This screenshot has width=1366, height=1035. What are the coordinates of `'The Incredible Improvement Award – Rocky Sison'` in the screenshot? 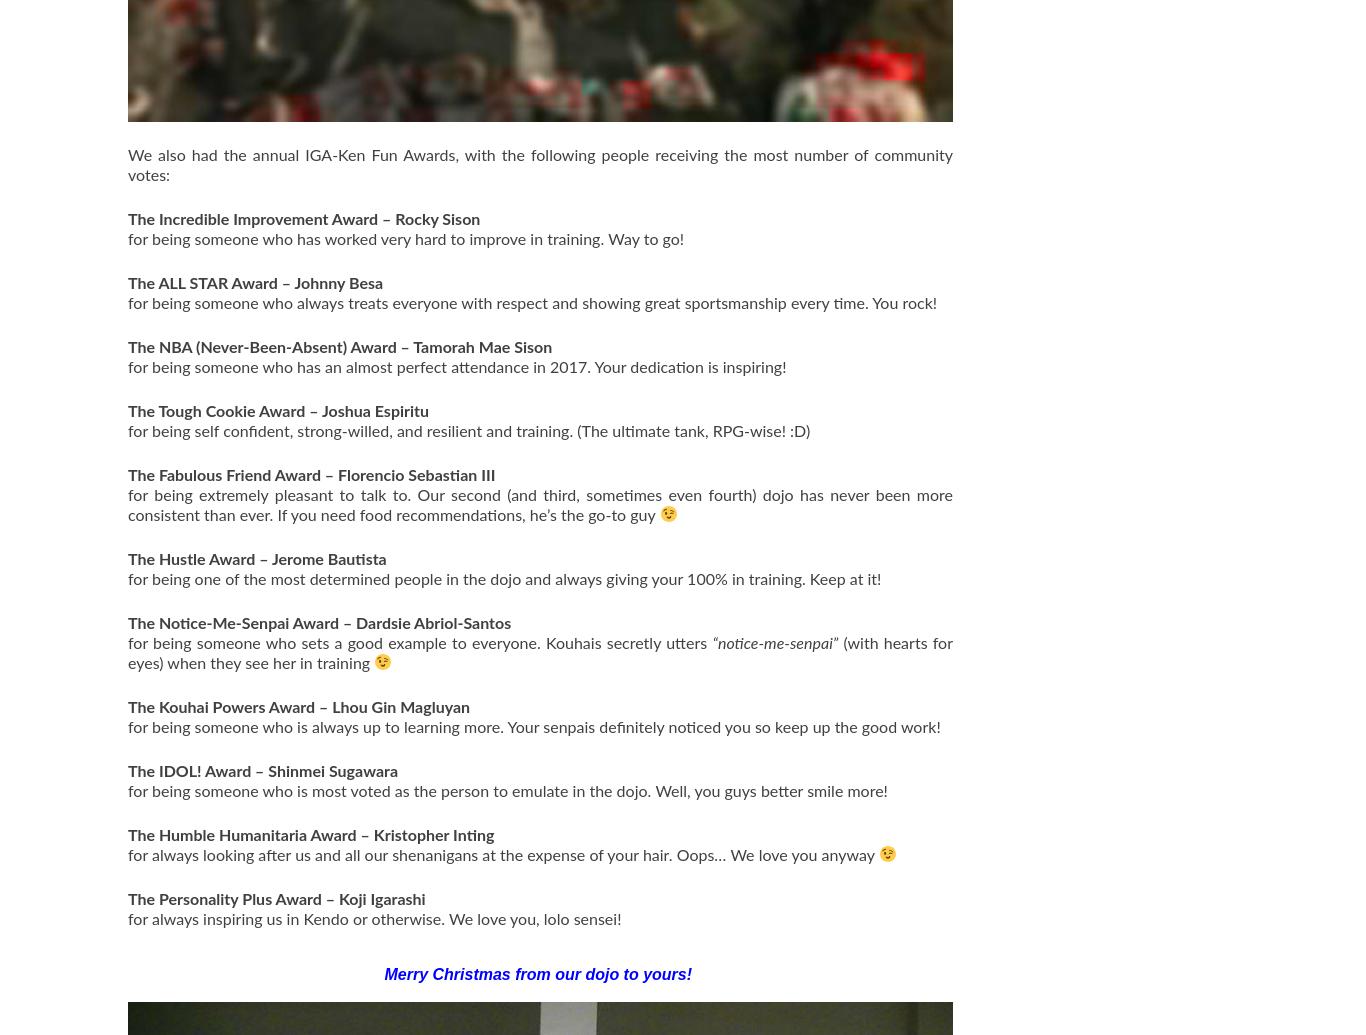 It's located at (303, 219).